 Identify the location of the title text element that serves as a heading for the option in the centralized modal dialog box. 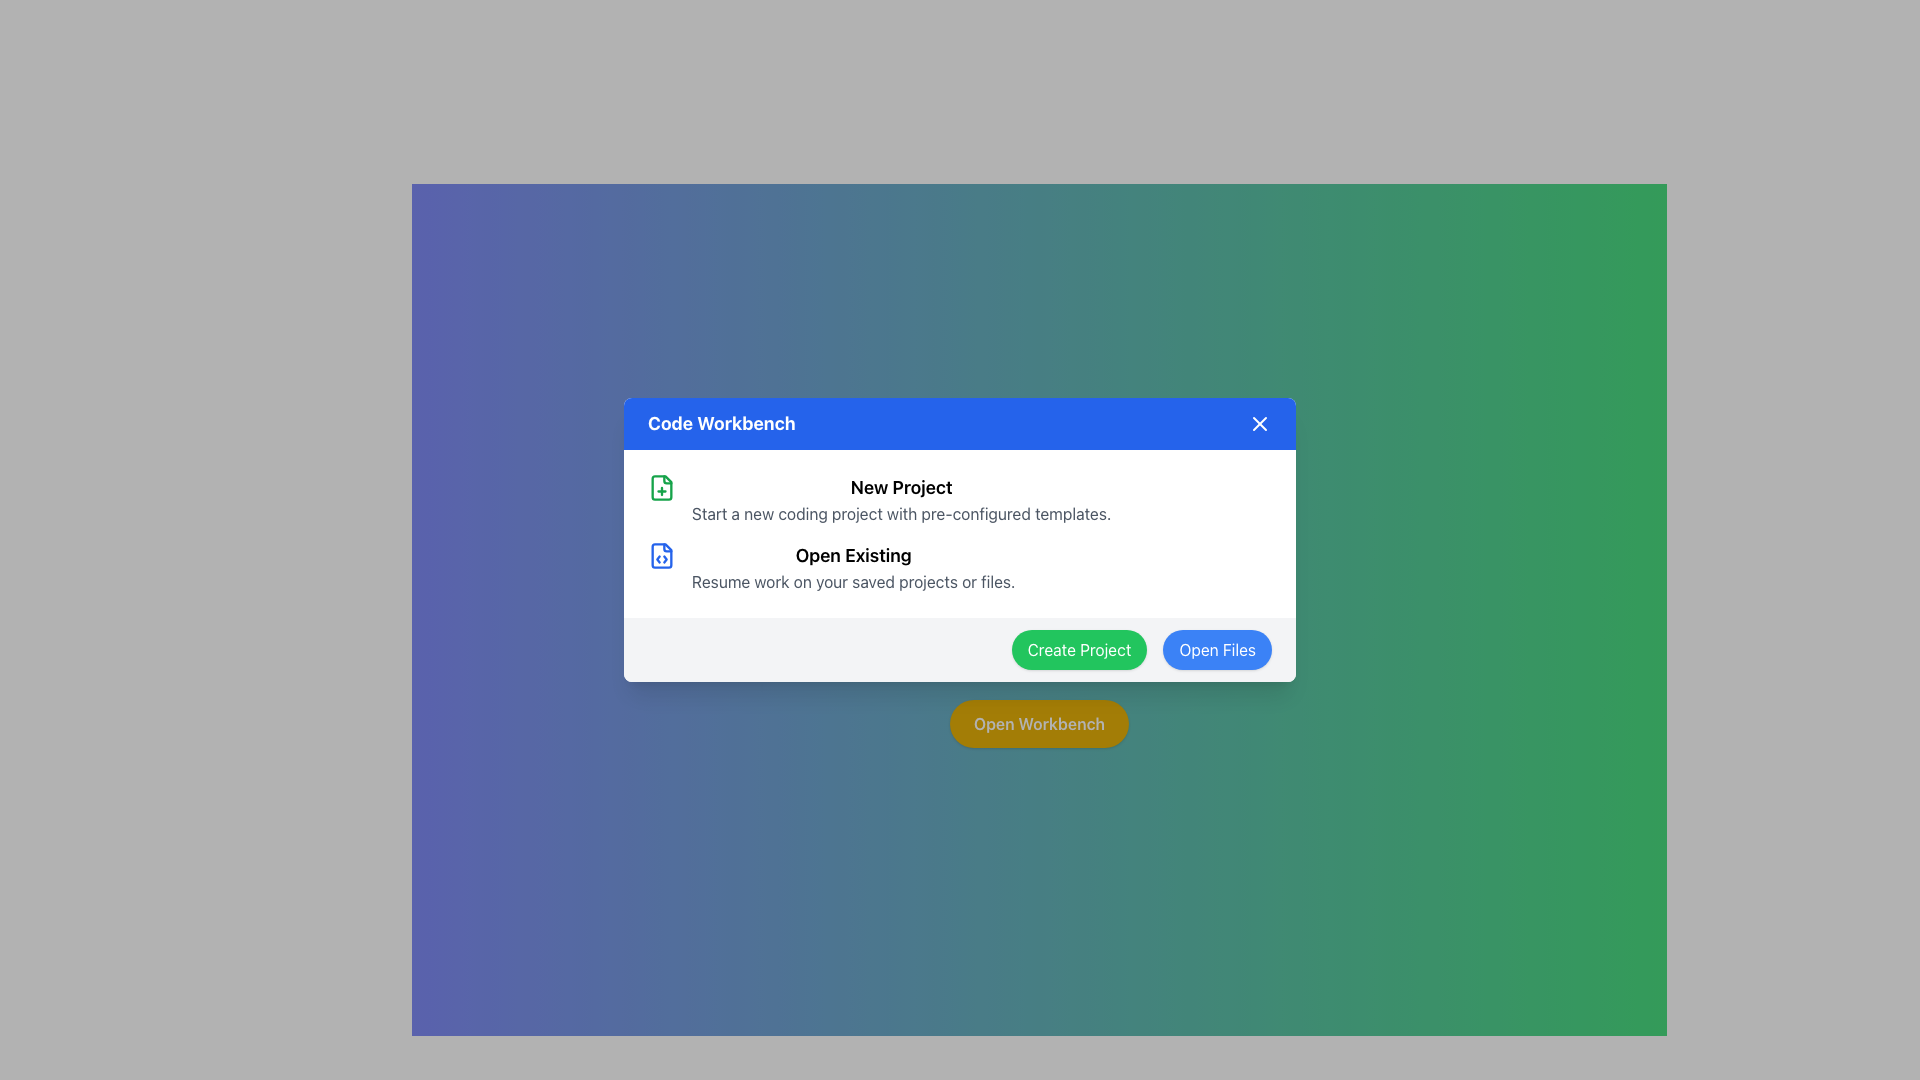
(900, 488).